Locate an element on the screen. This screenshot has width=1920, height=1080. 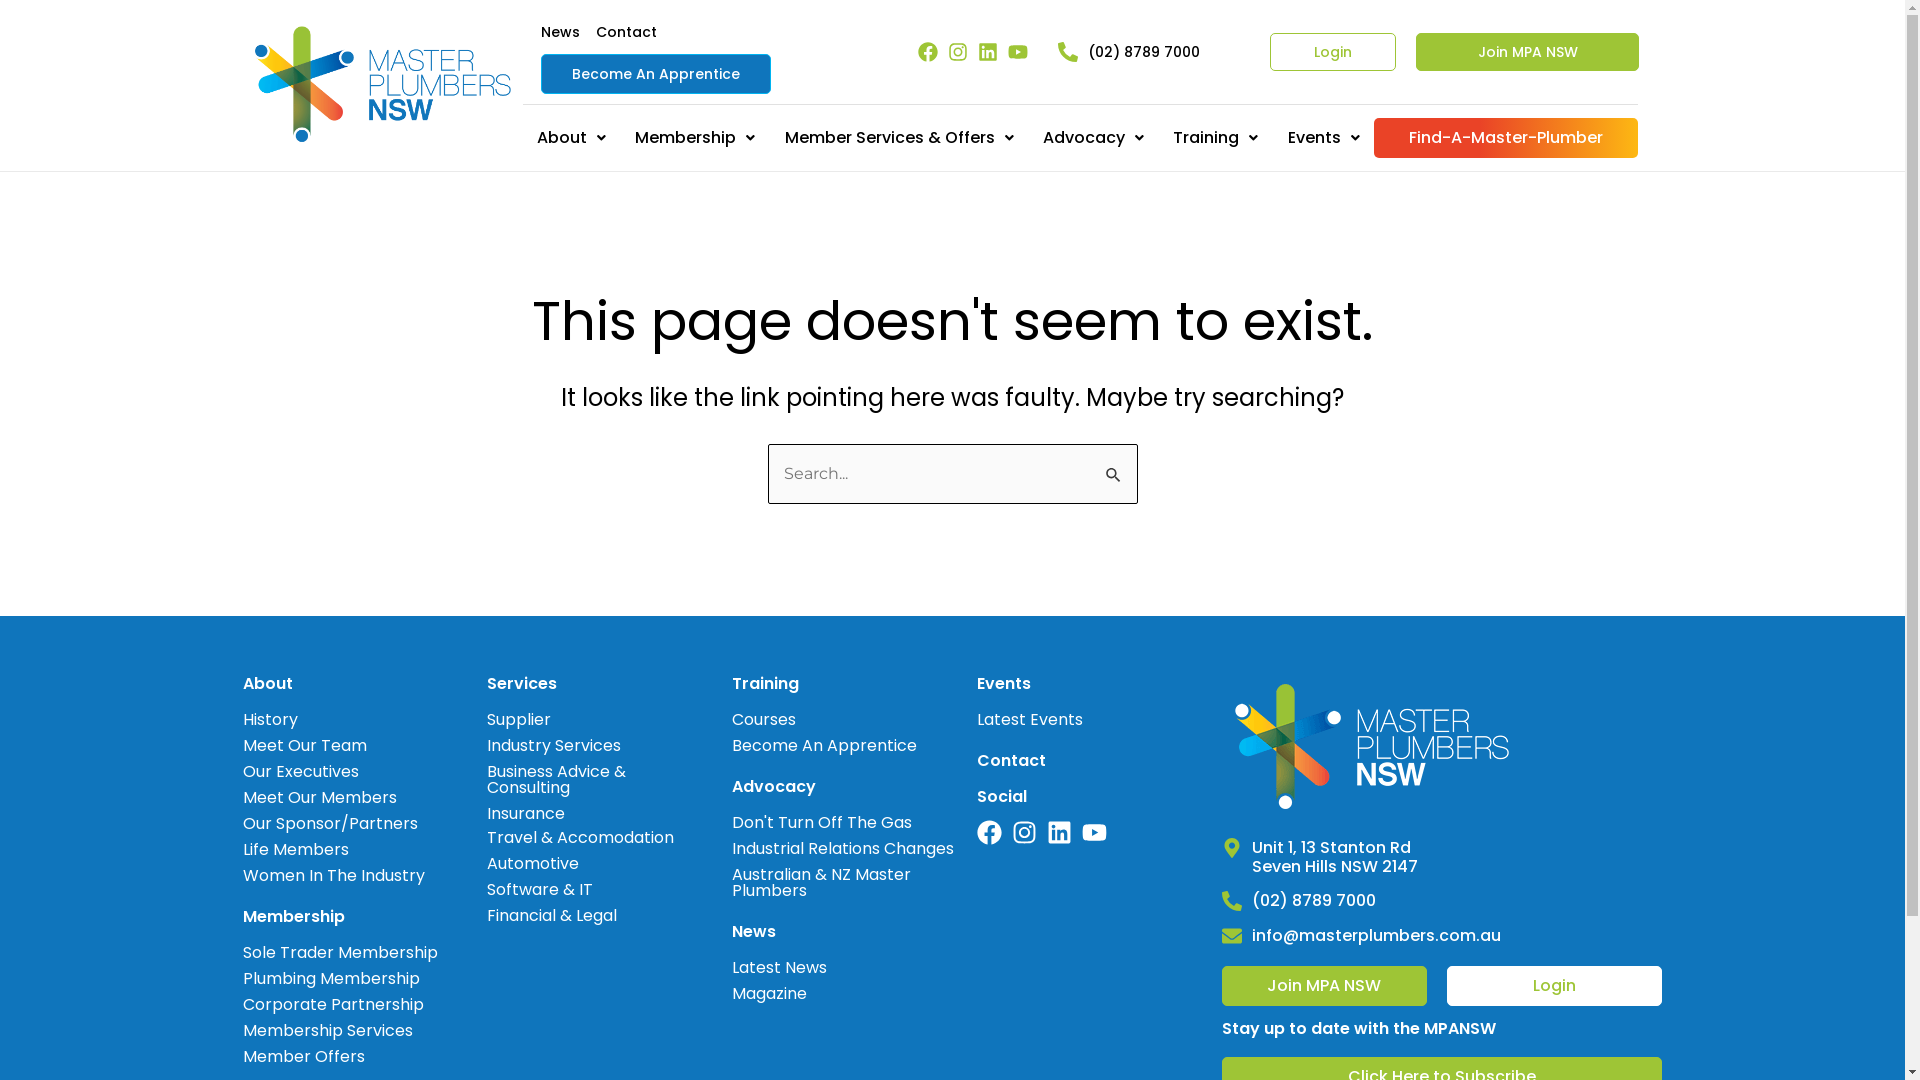
'Our Executives' is located at coordinates (332, 770).